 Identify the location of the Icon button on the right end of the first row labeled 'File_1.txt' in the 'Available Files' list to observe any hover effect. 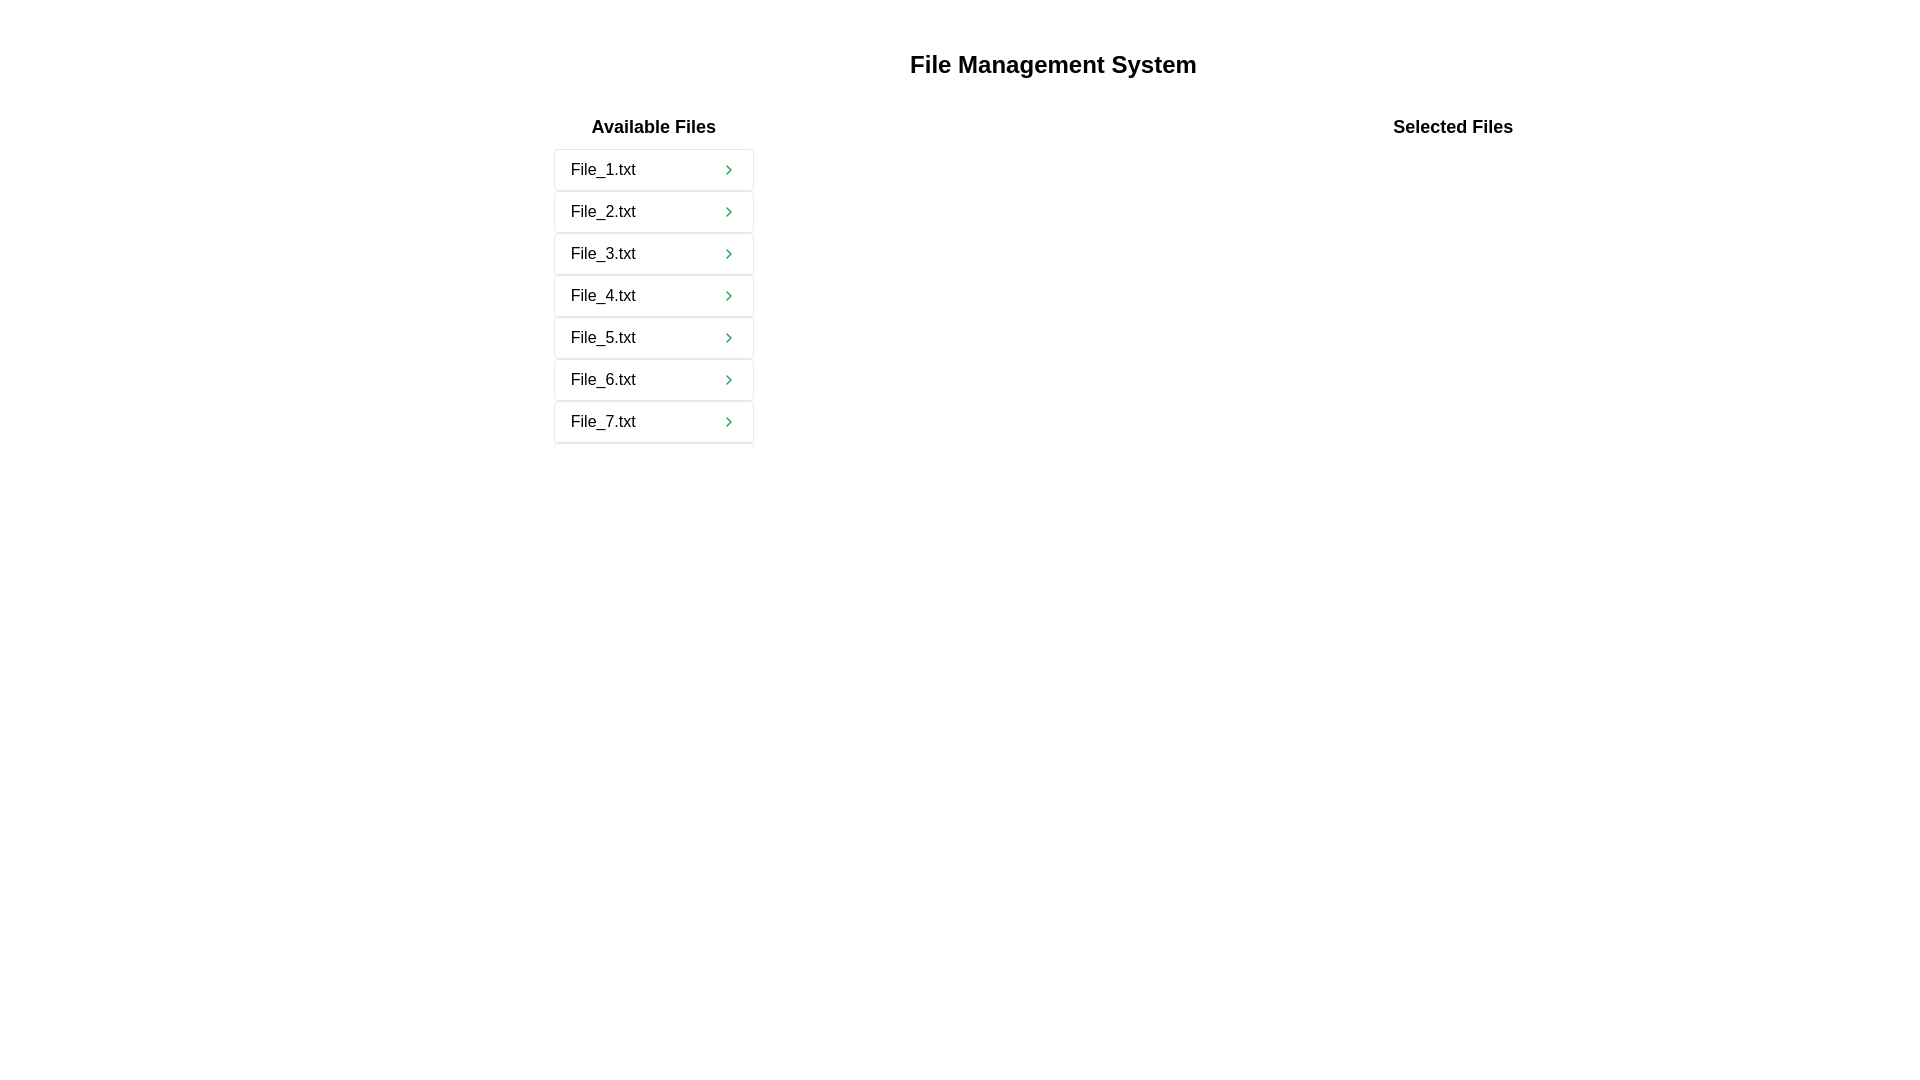
(727, 168).